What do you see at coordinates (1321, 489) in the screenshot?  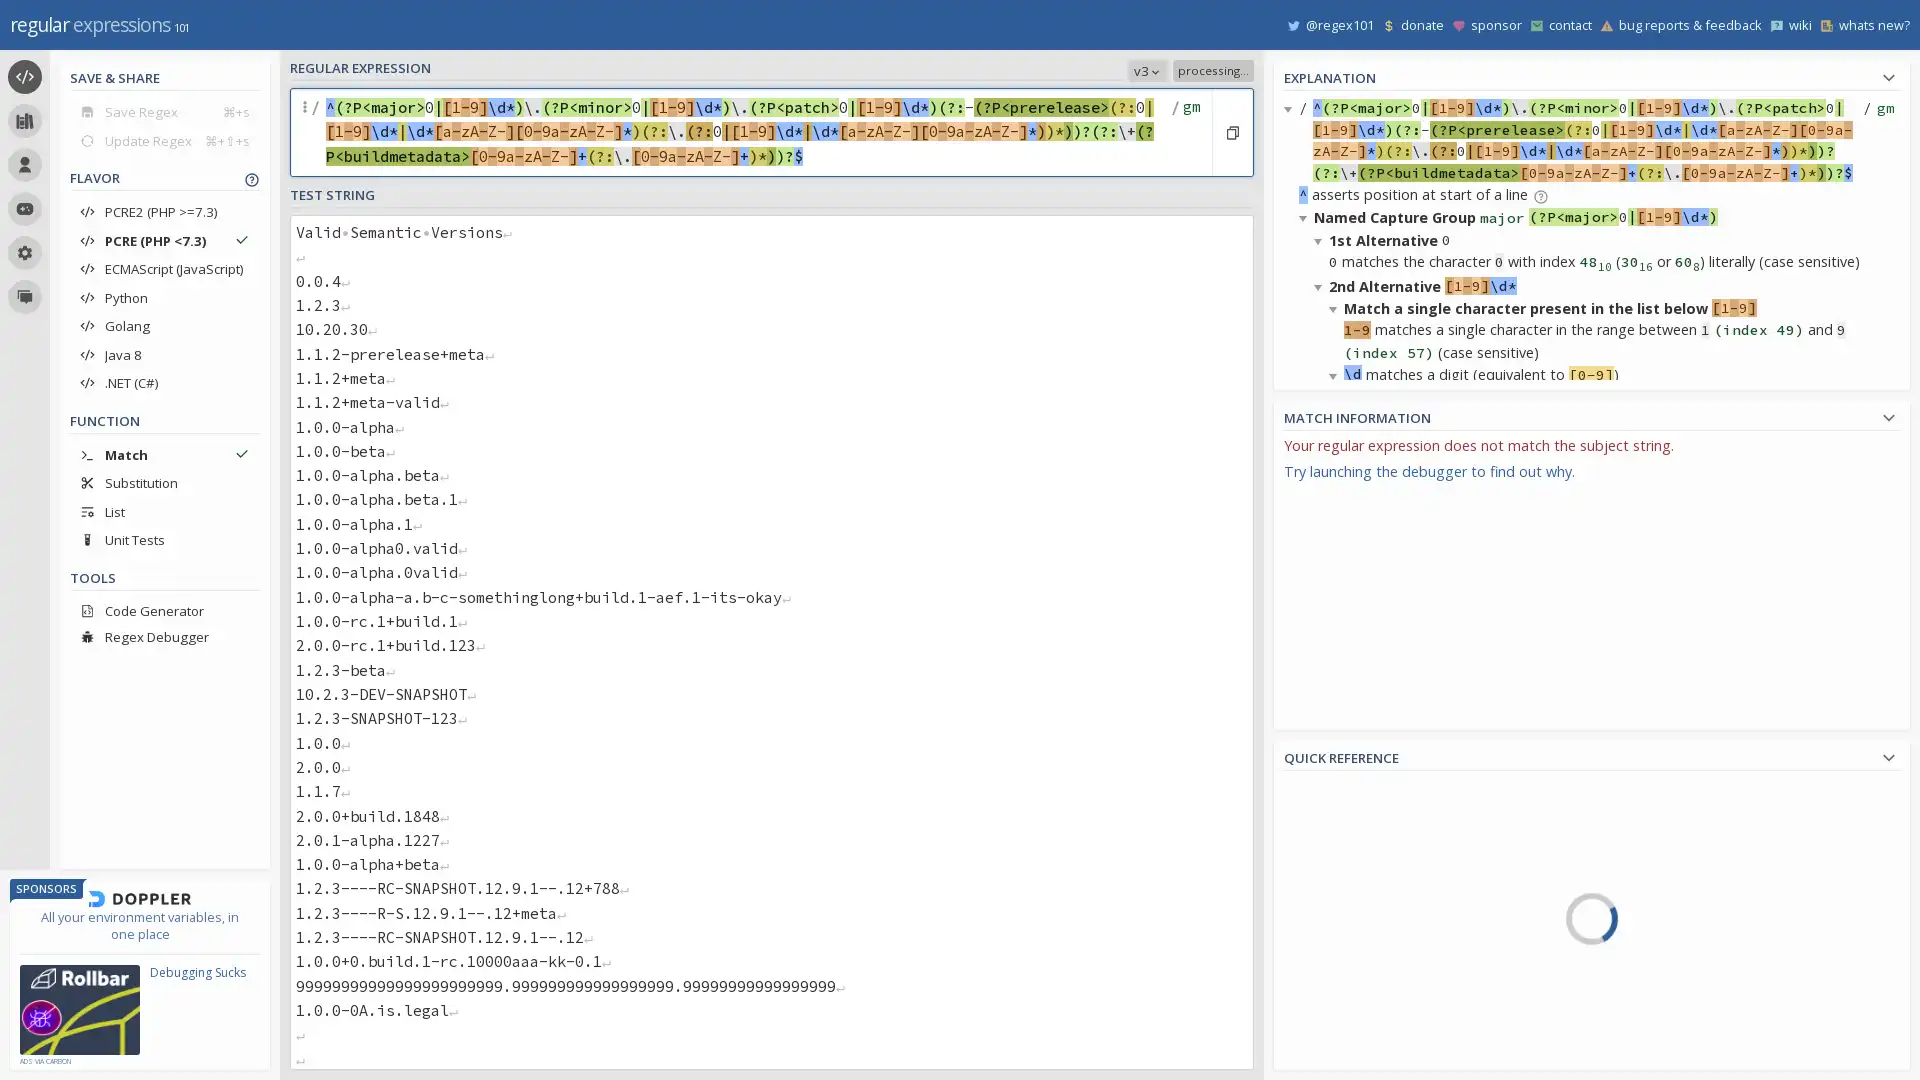 I see `Collapse Subtree` at bounding box center [1321, 489].